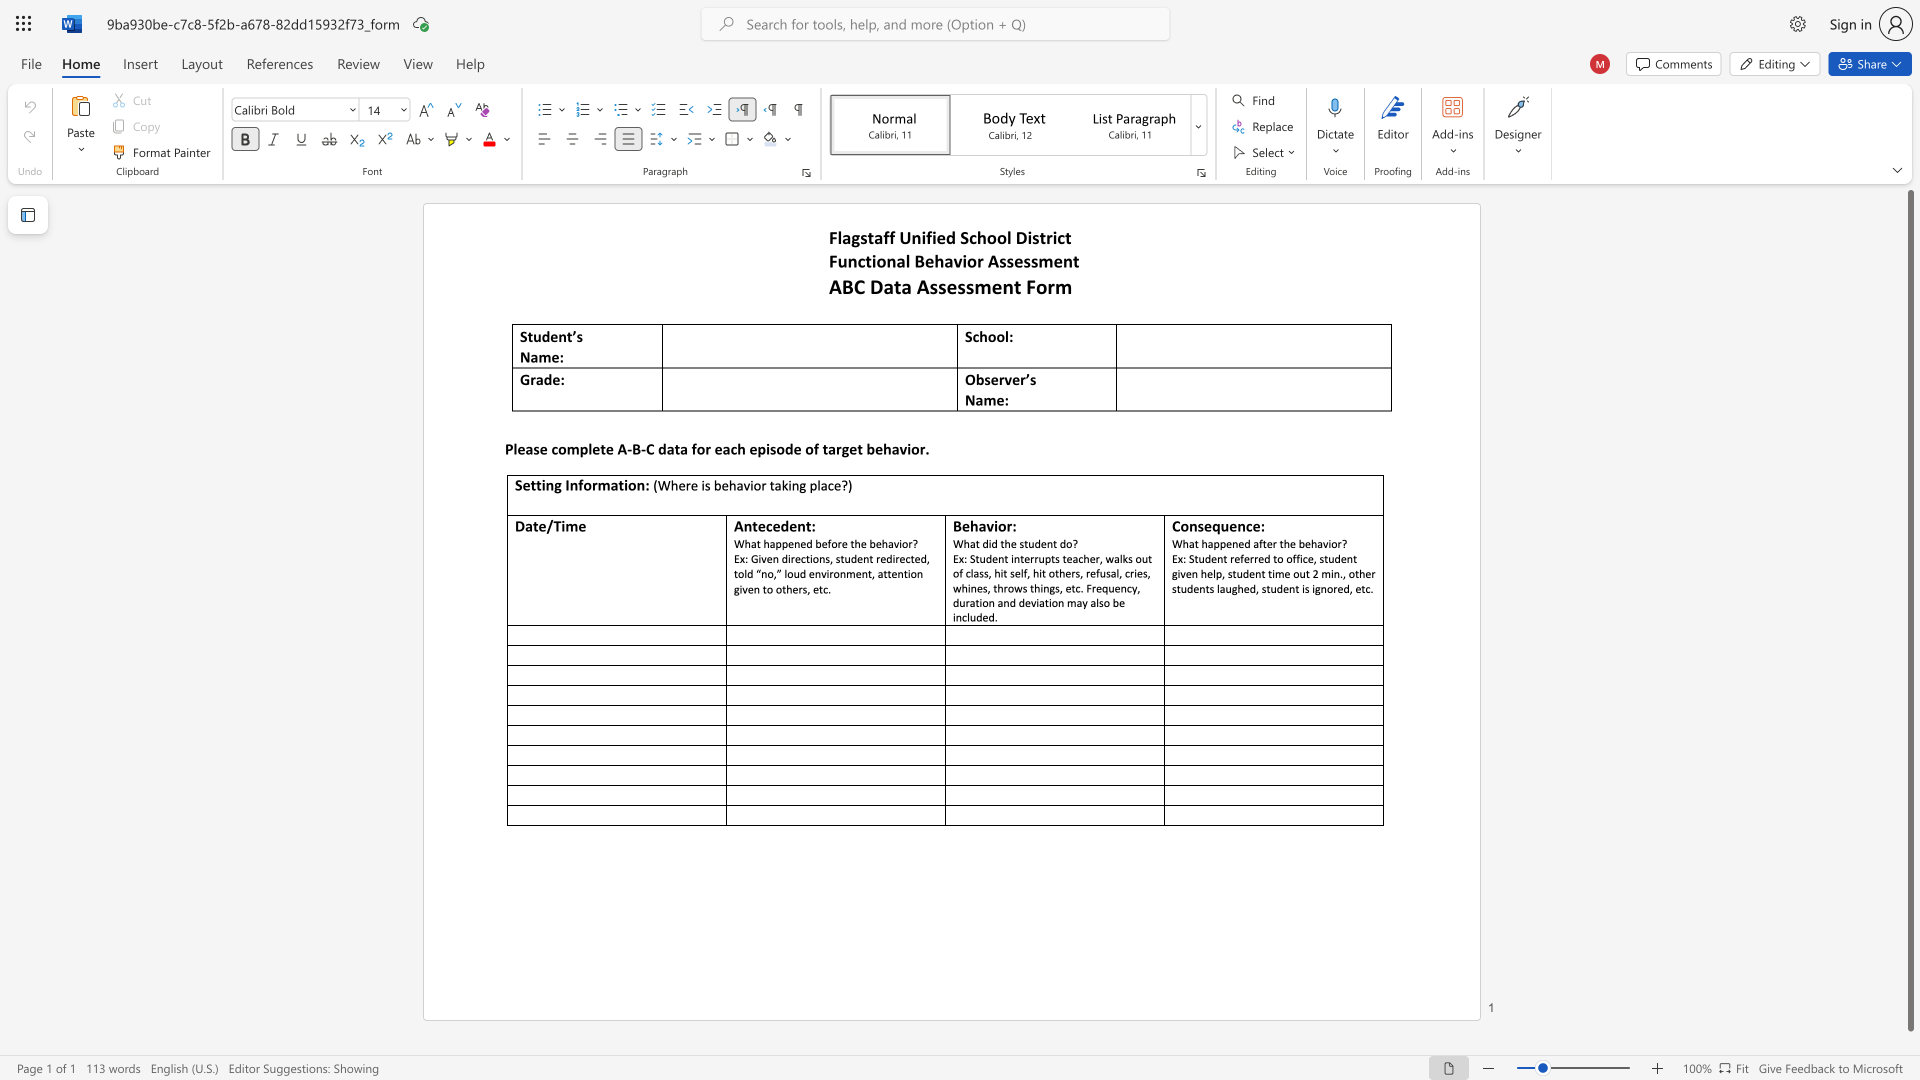  I want to click on the subset text "ay also be include" within the text ", throws things, etc. Frequency, duration and deviation may also be included.", so click(1075, 601).